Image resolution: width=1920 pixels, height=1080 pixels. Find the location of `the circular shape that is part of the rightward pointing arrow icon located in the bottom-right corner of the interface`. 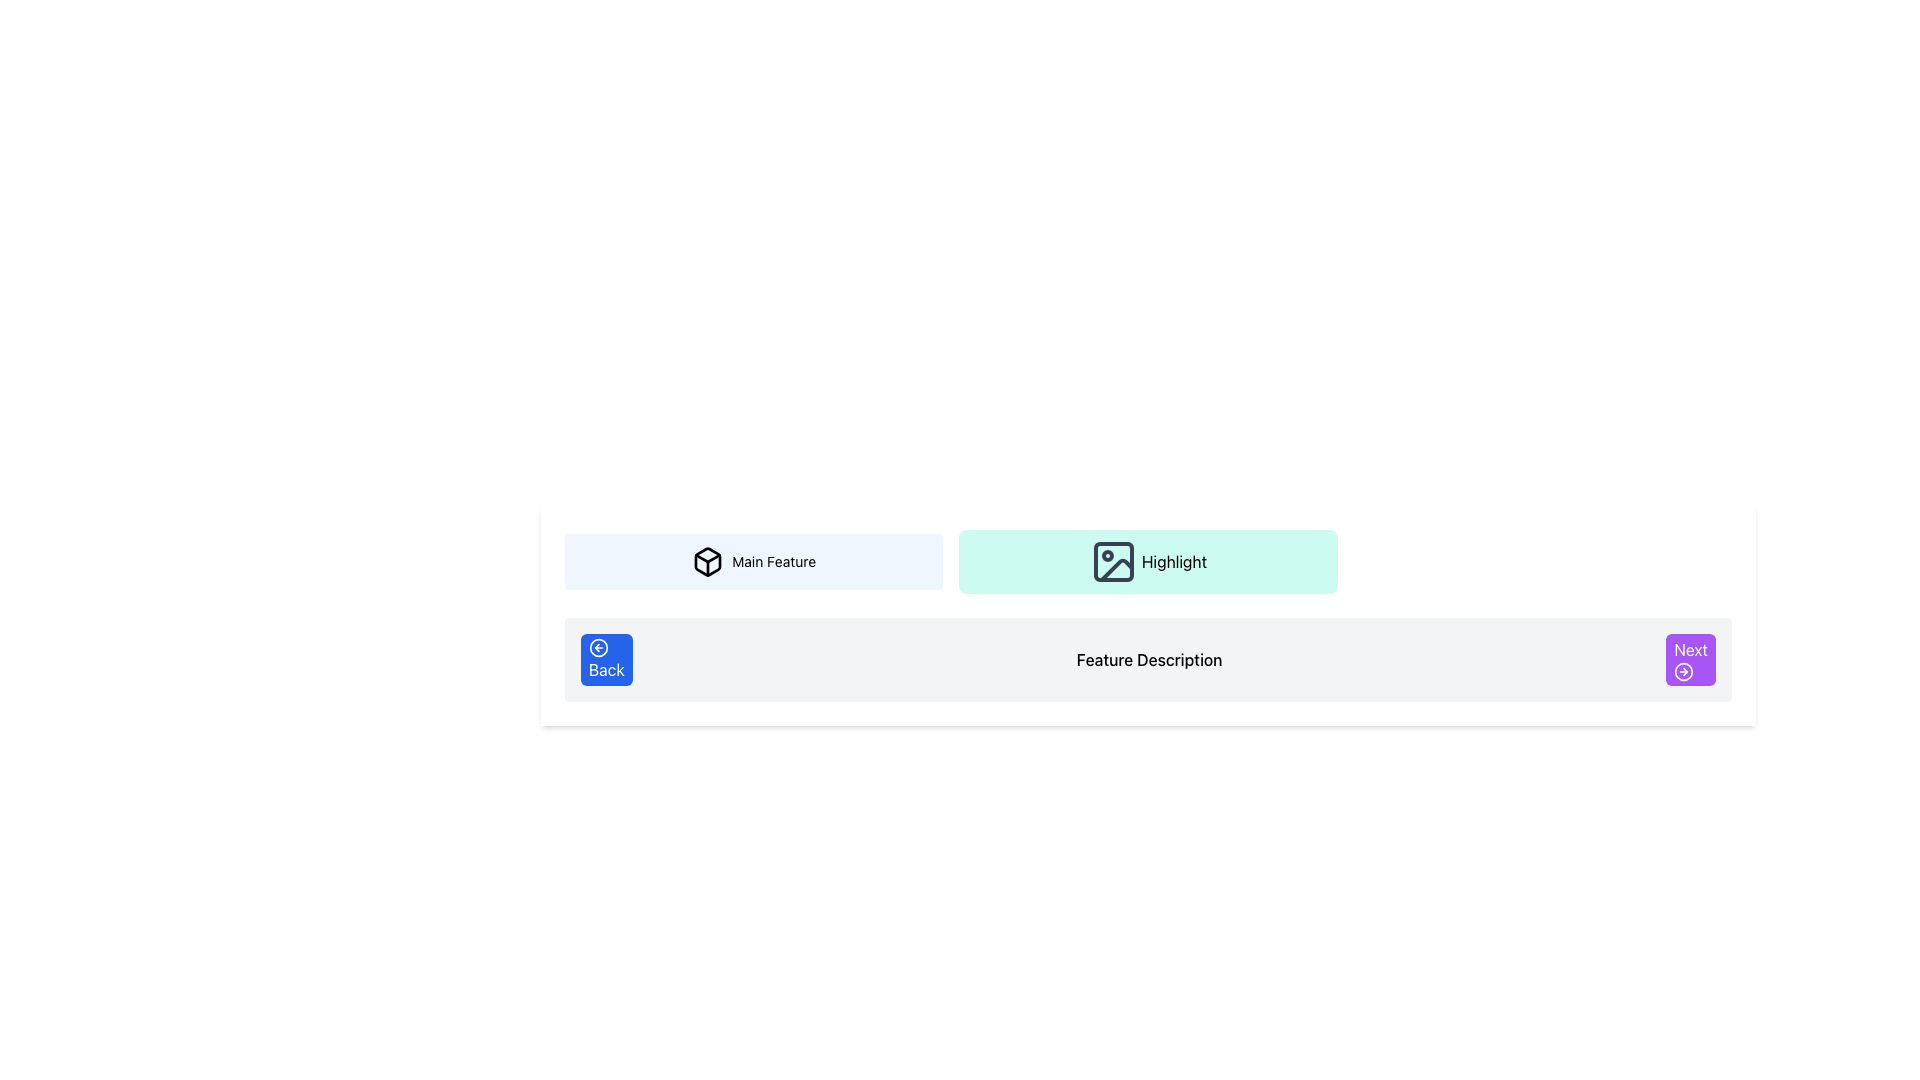

the circular shape that is part of the rightward pointing arrow icon located in the bottom-right corner of the interface is located at coordinates (1683, 671).